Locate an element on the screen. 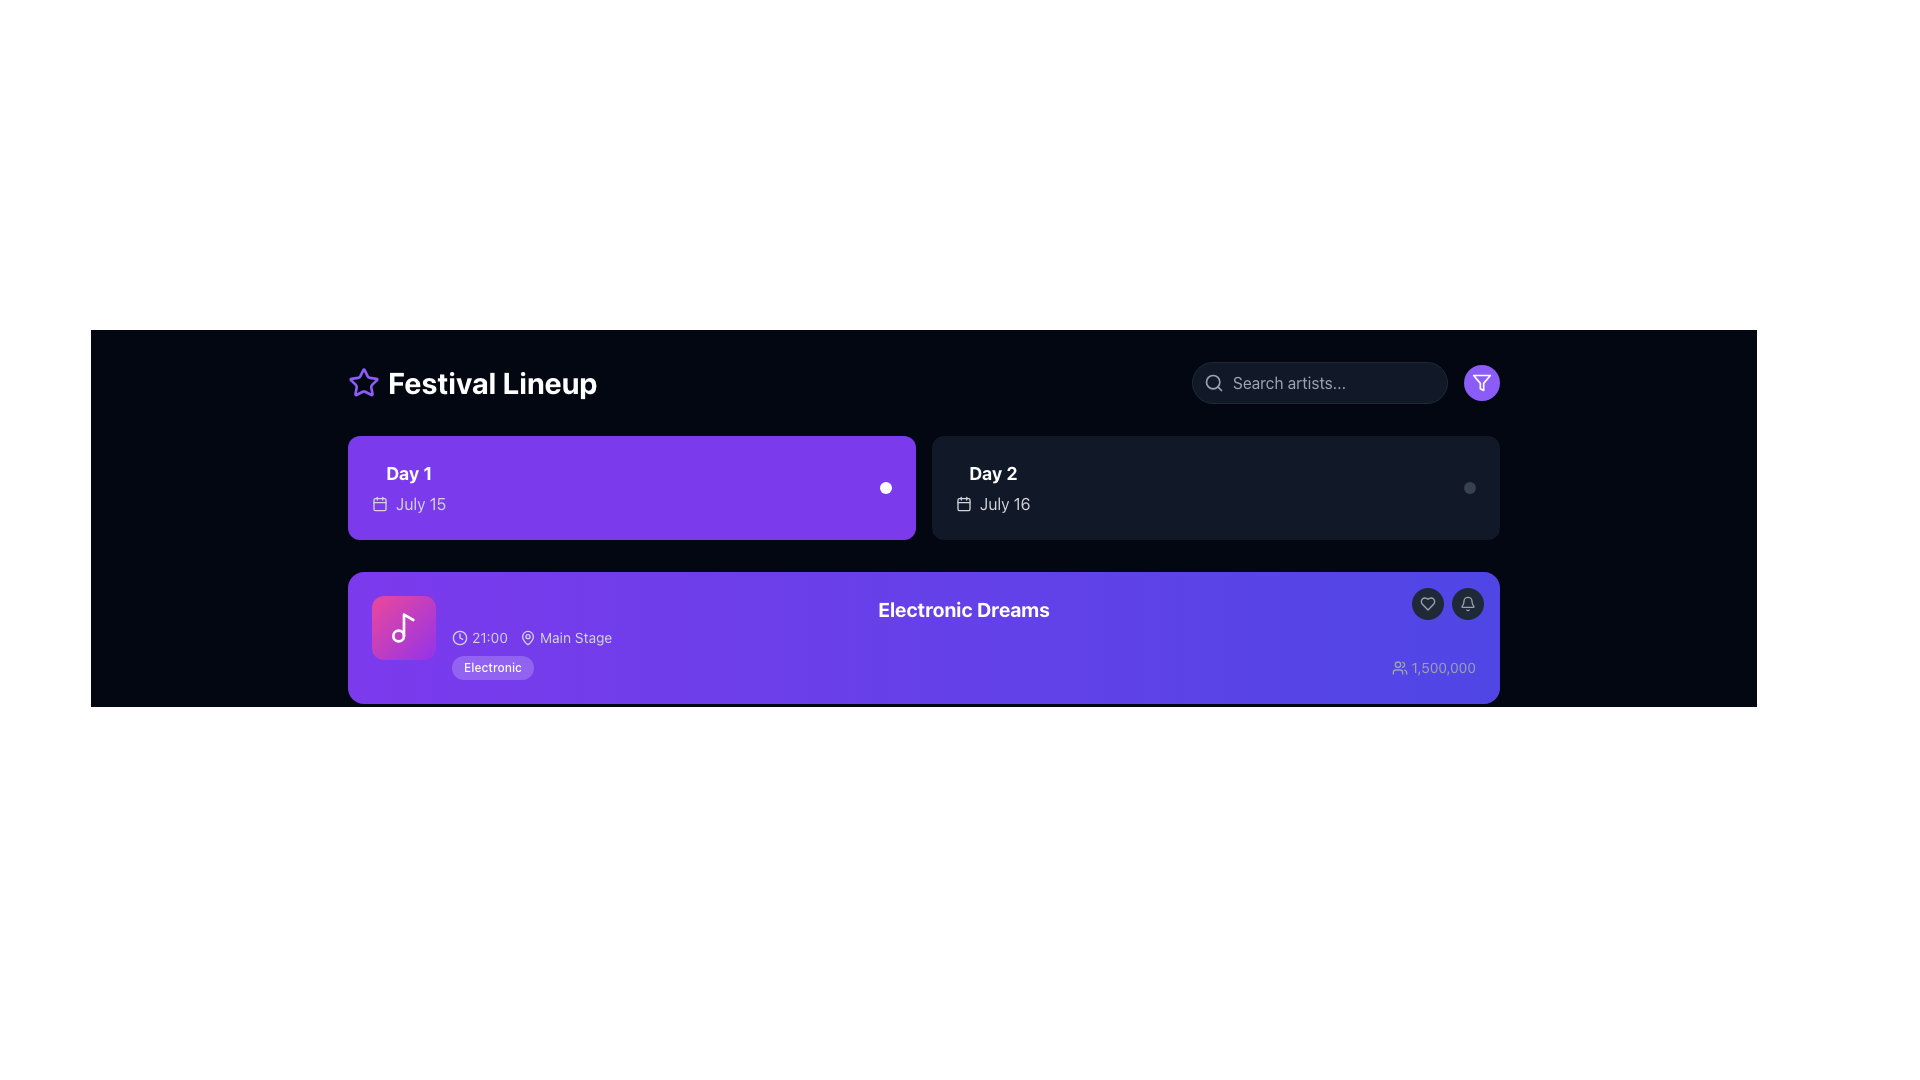 This screenshot has width=1920, height=1080. the icon representing the event is located at coordinates (402, 627).